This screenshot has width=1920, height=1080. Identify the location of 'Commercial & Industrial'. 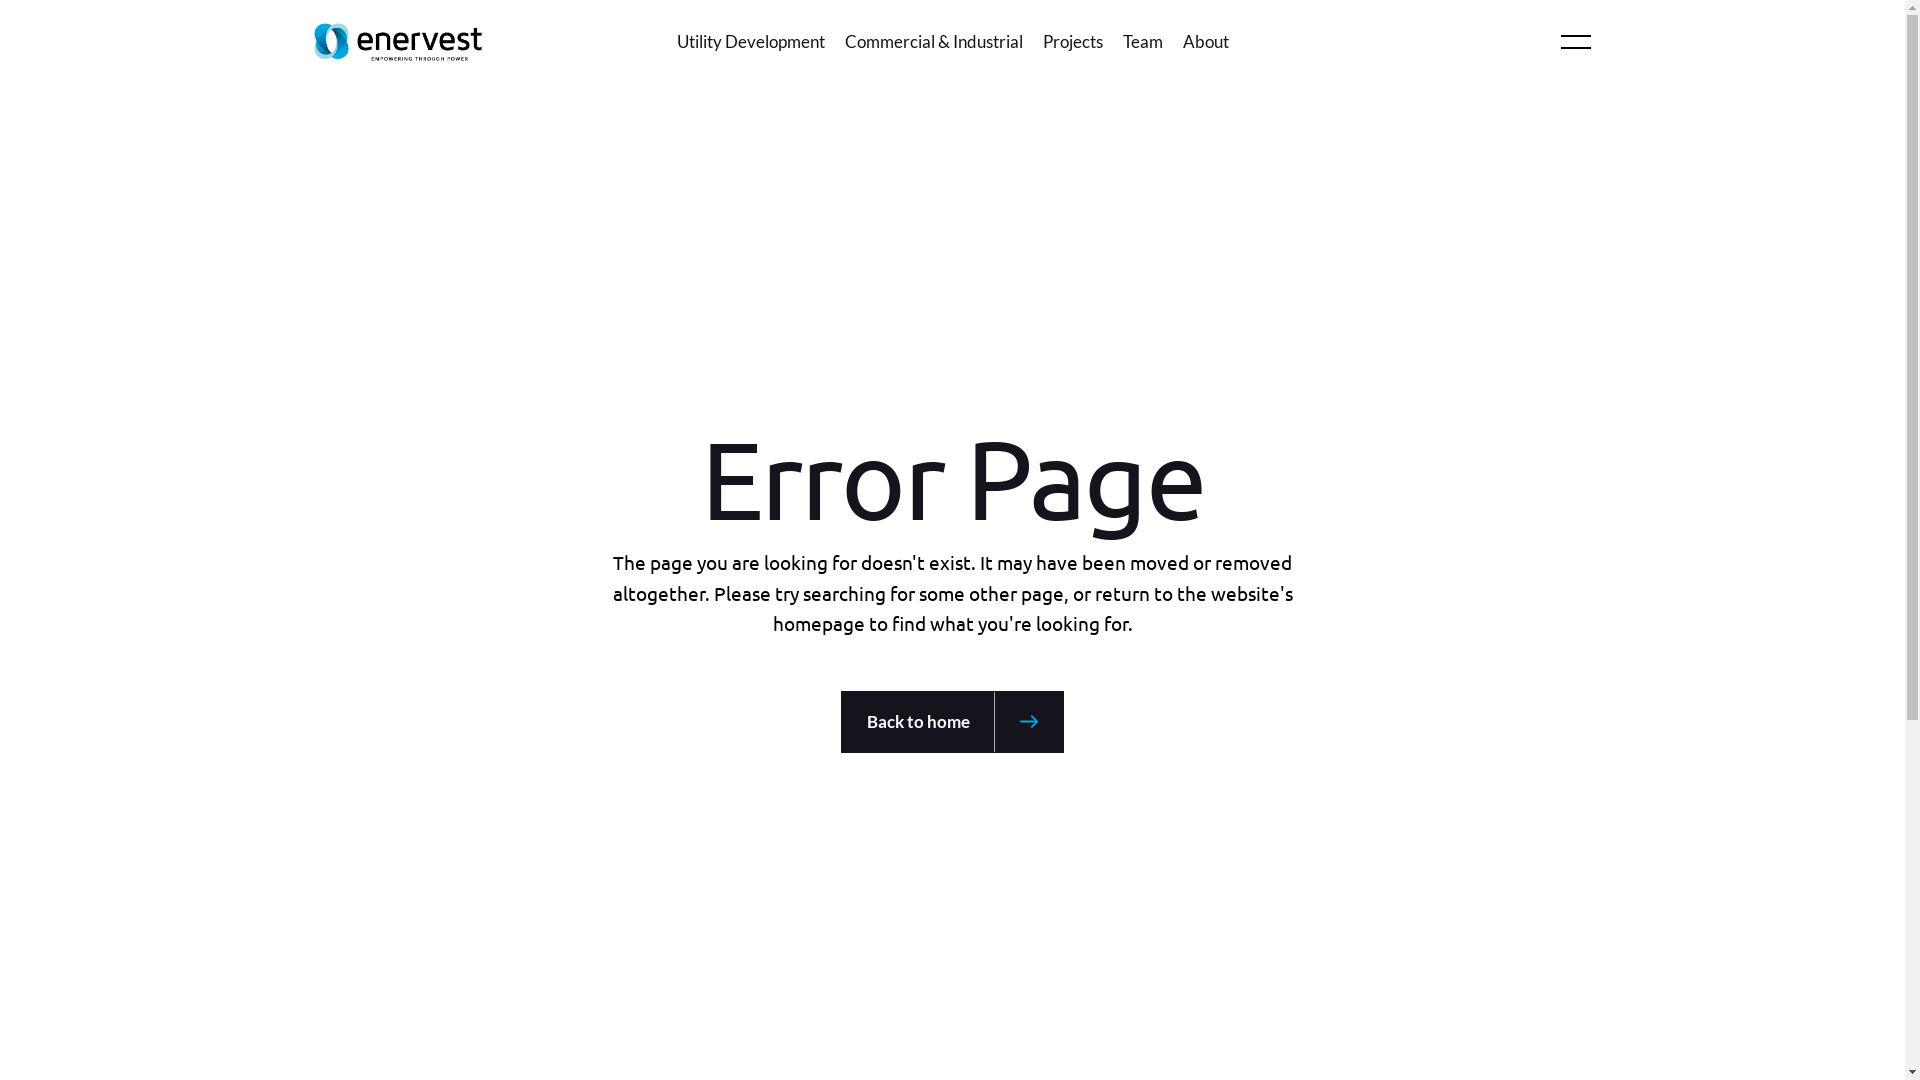
(931, 42).